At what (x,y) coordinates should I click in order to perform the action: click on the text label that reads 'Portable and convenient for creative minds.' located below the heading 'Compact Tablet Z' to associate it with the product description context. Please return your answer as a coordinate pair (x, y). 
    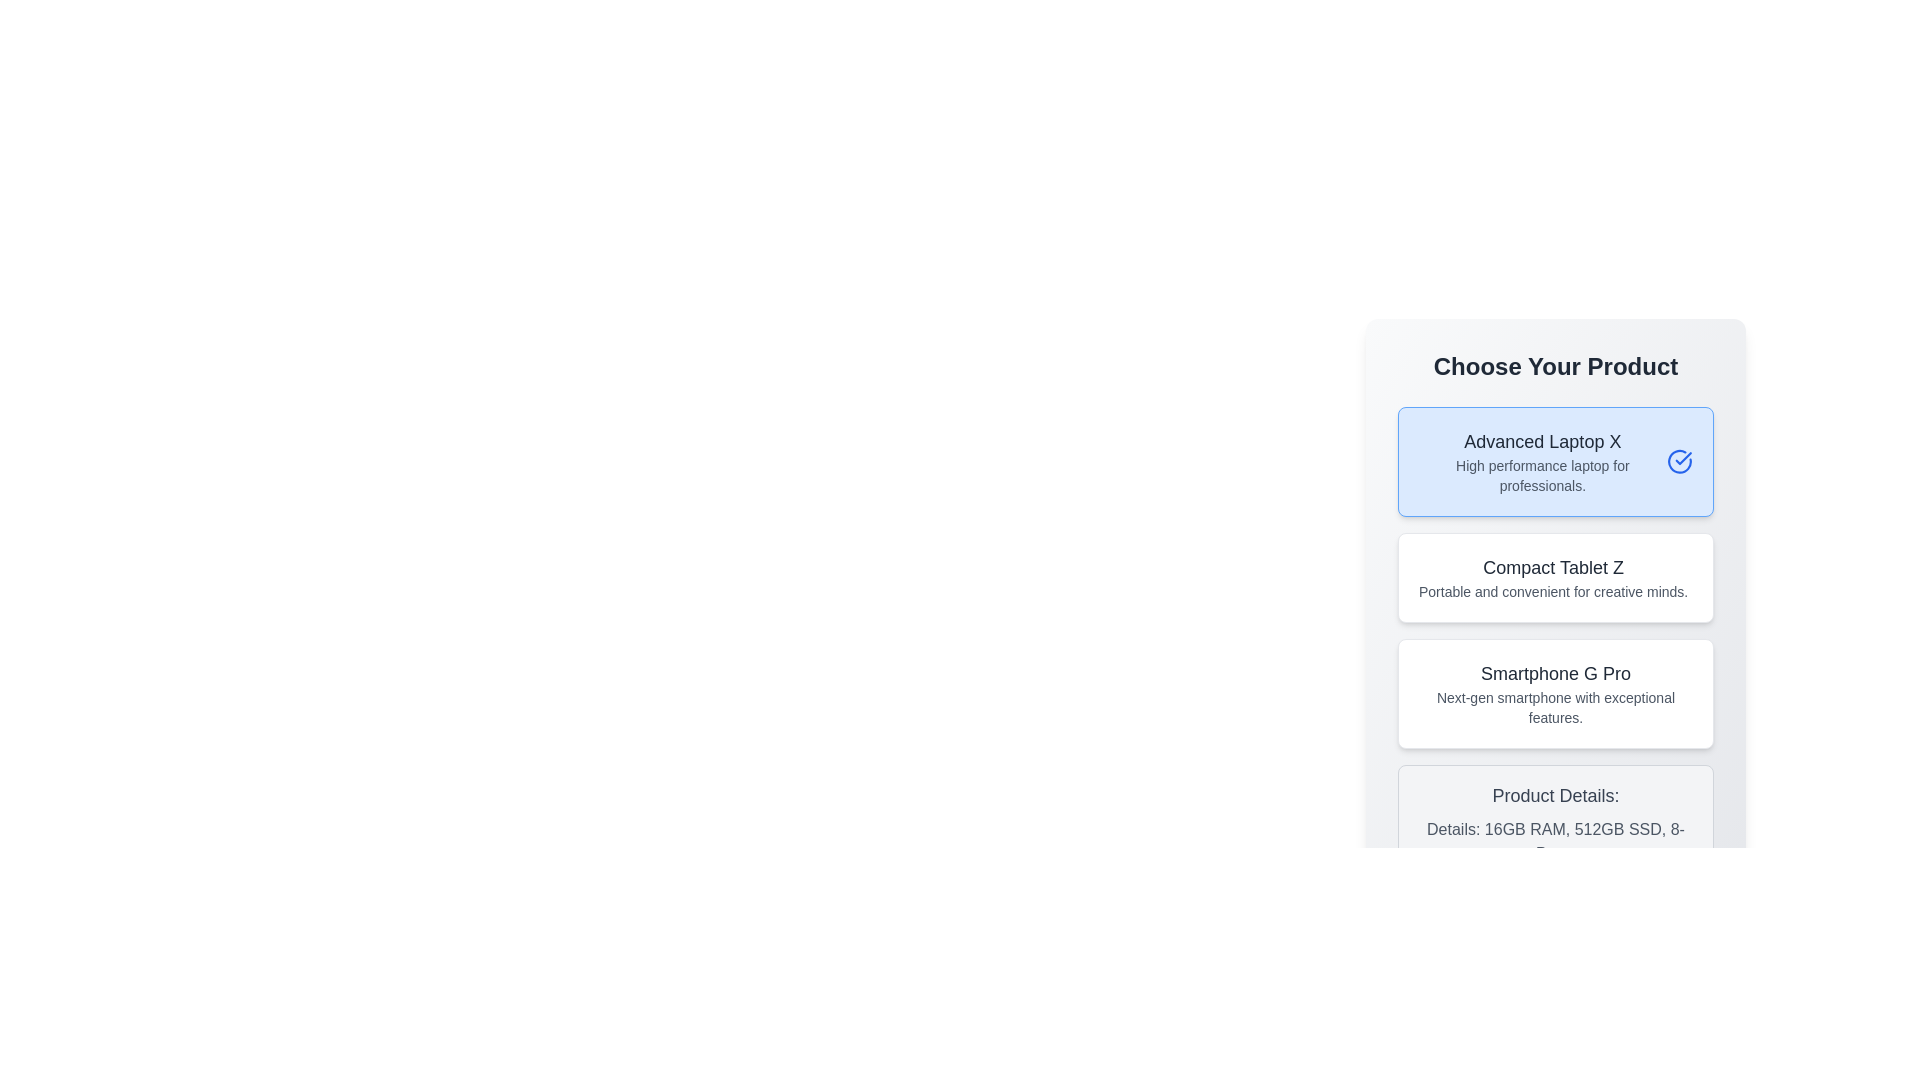
    Looking at the image, I should click on (1552, 590).